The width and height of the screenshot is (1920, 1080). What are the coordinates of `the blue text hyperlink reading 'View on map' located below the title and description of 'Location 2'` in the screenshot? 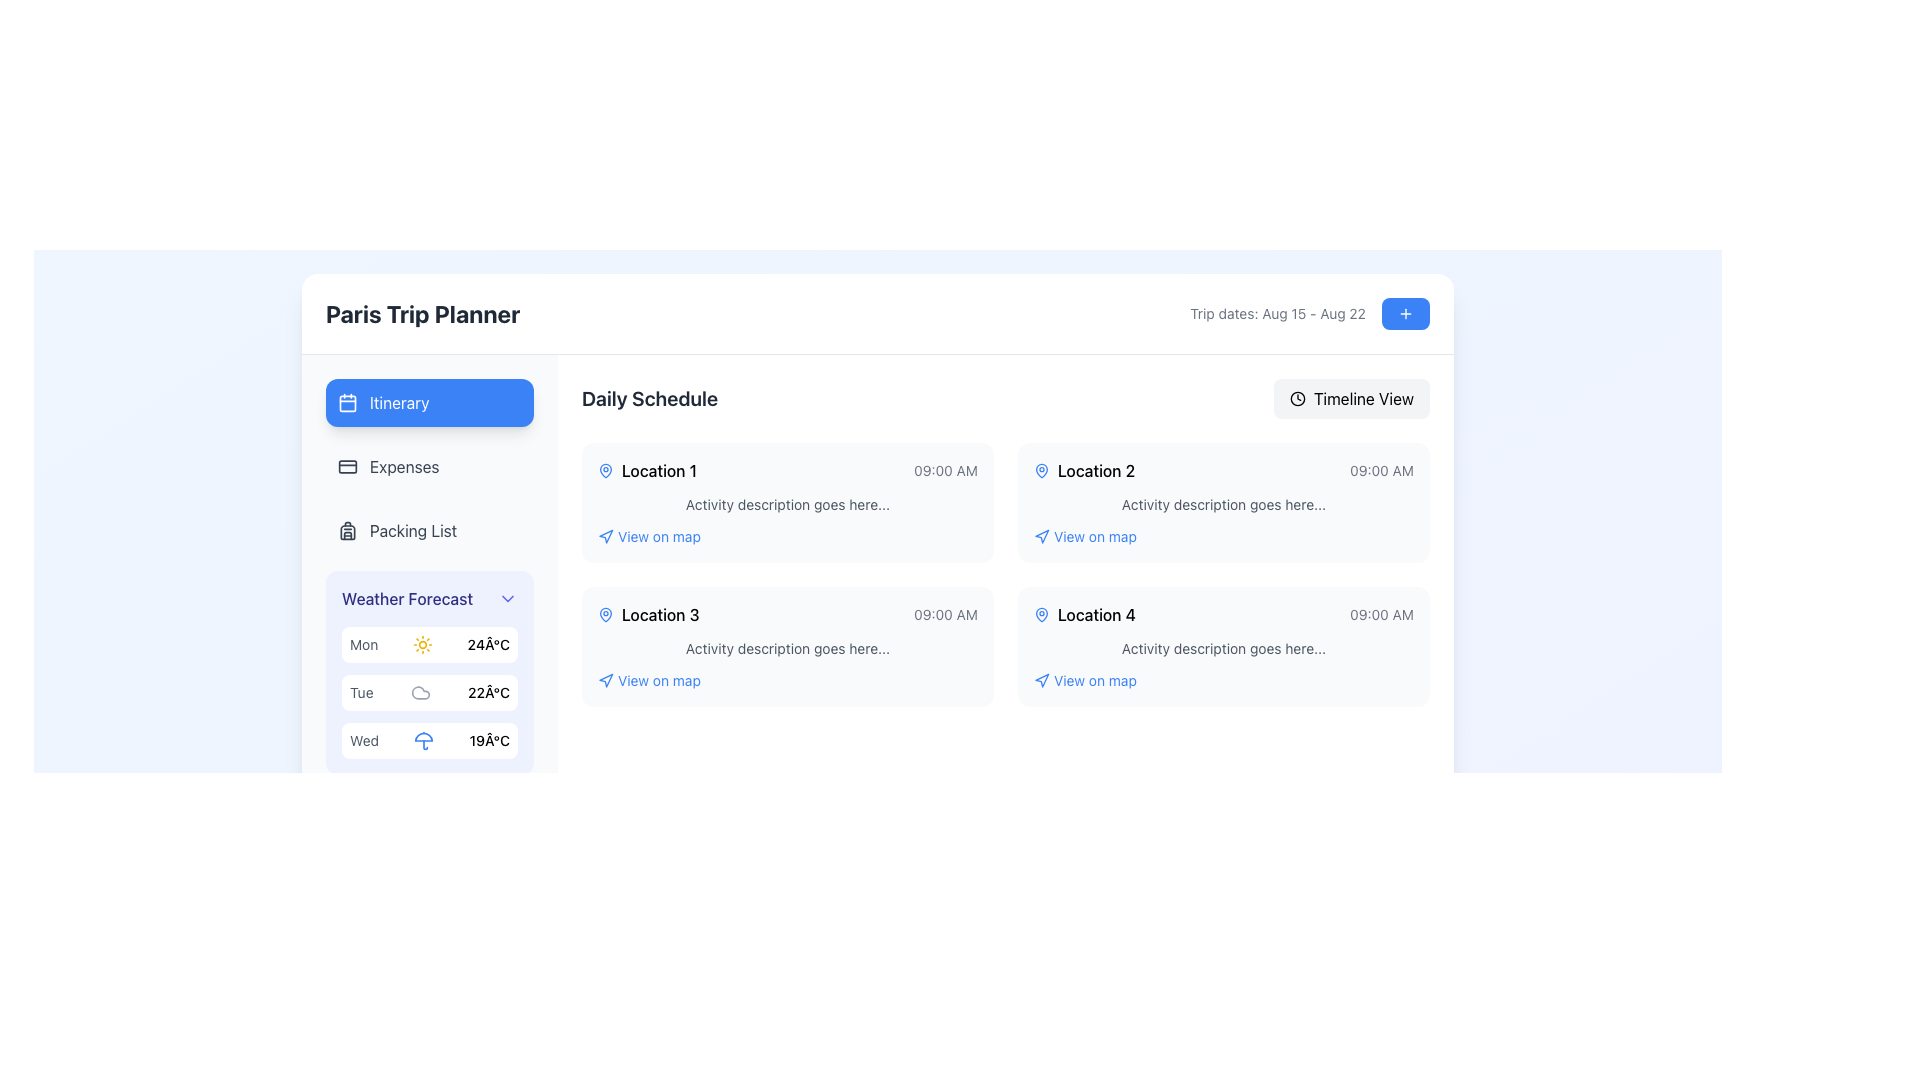 It's located at (1093, 535).